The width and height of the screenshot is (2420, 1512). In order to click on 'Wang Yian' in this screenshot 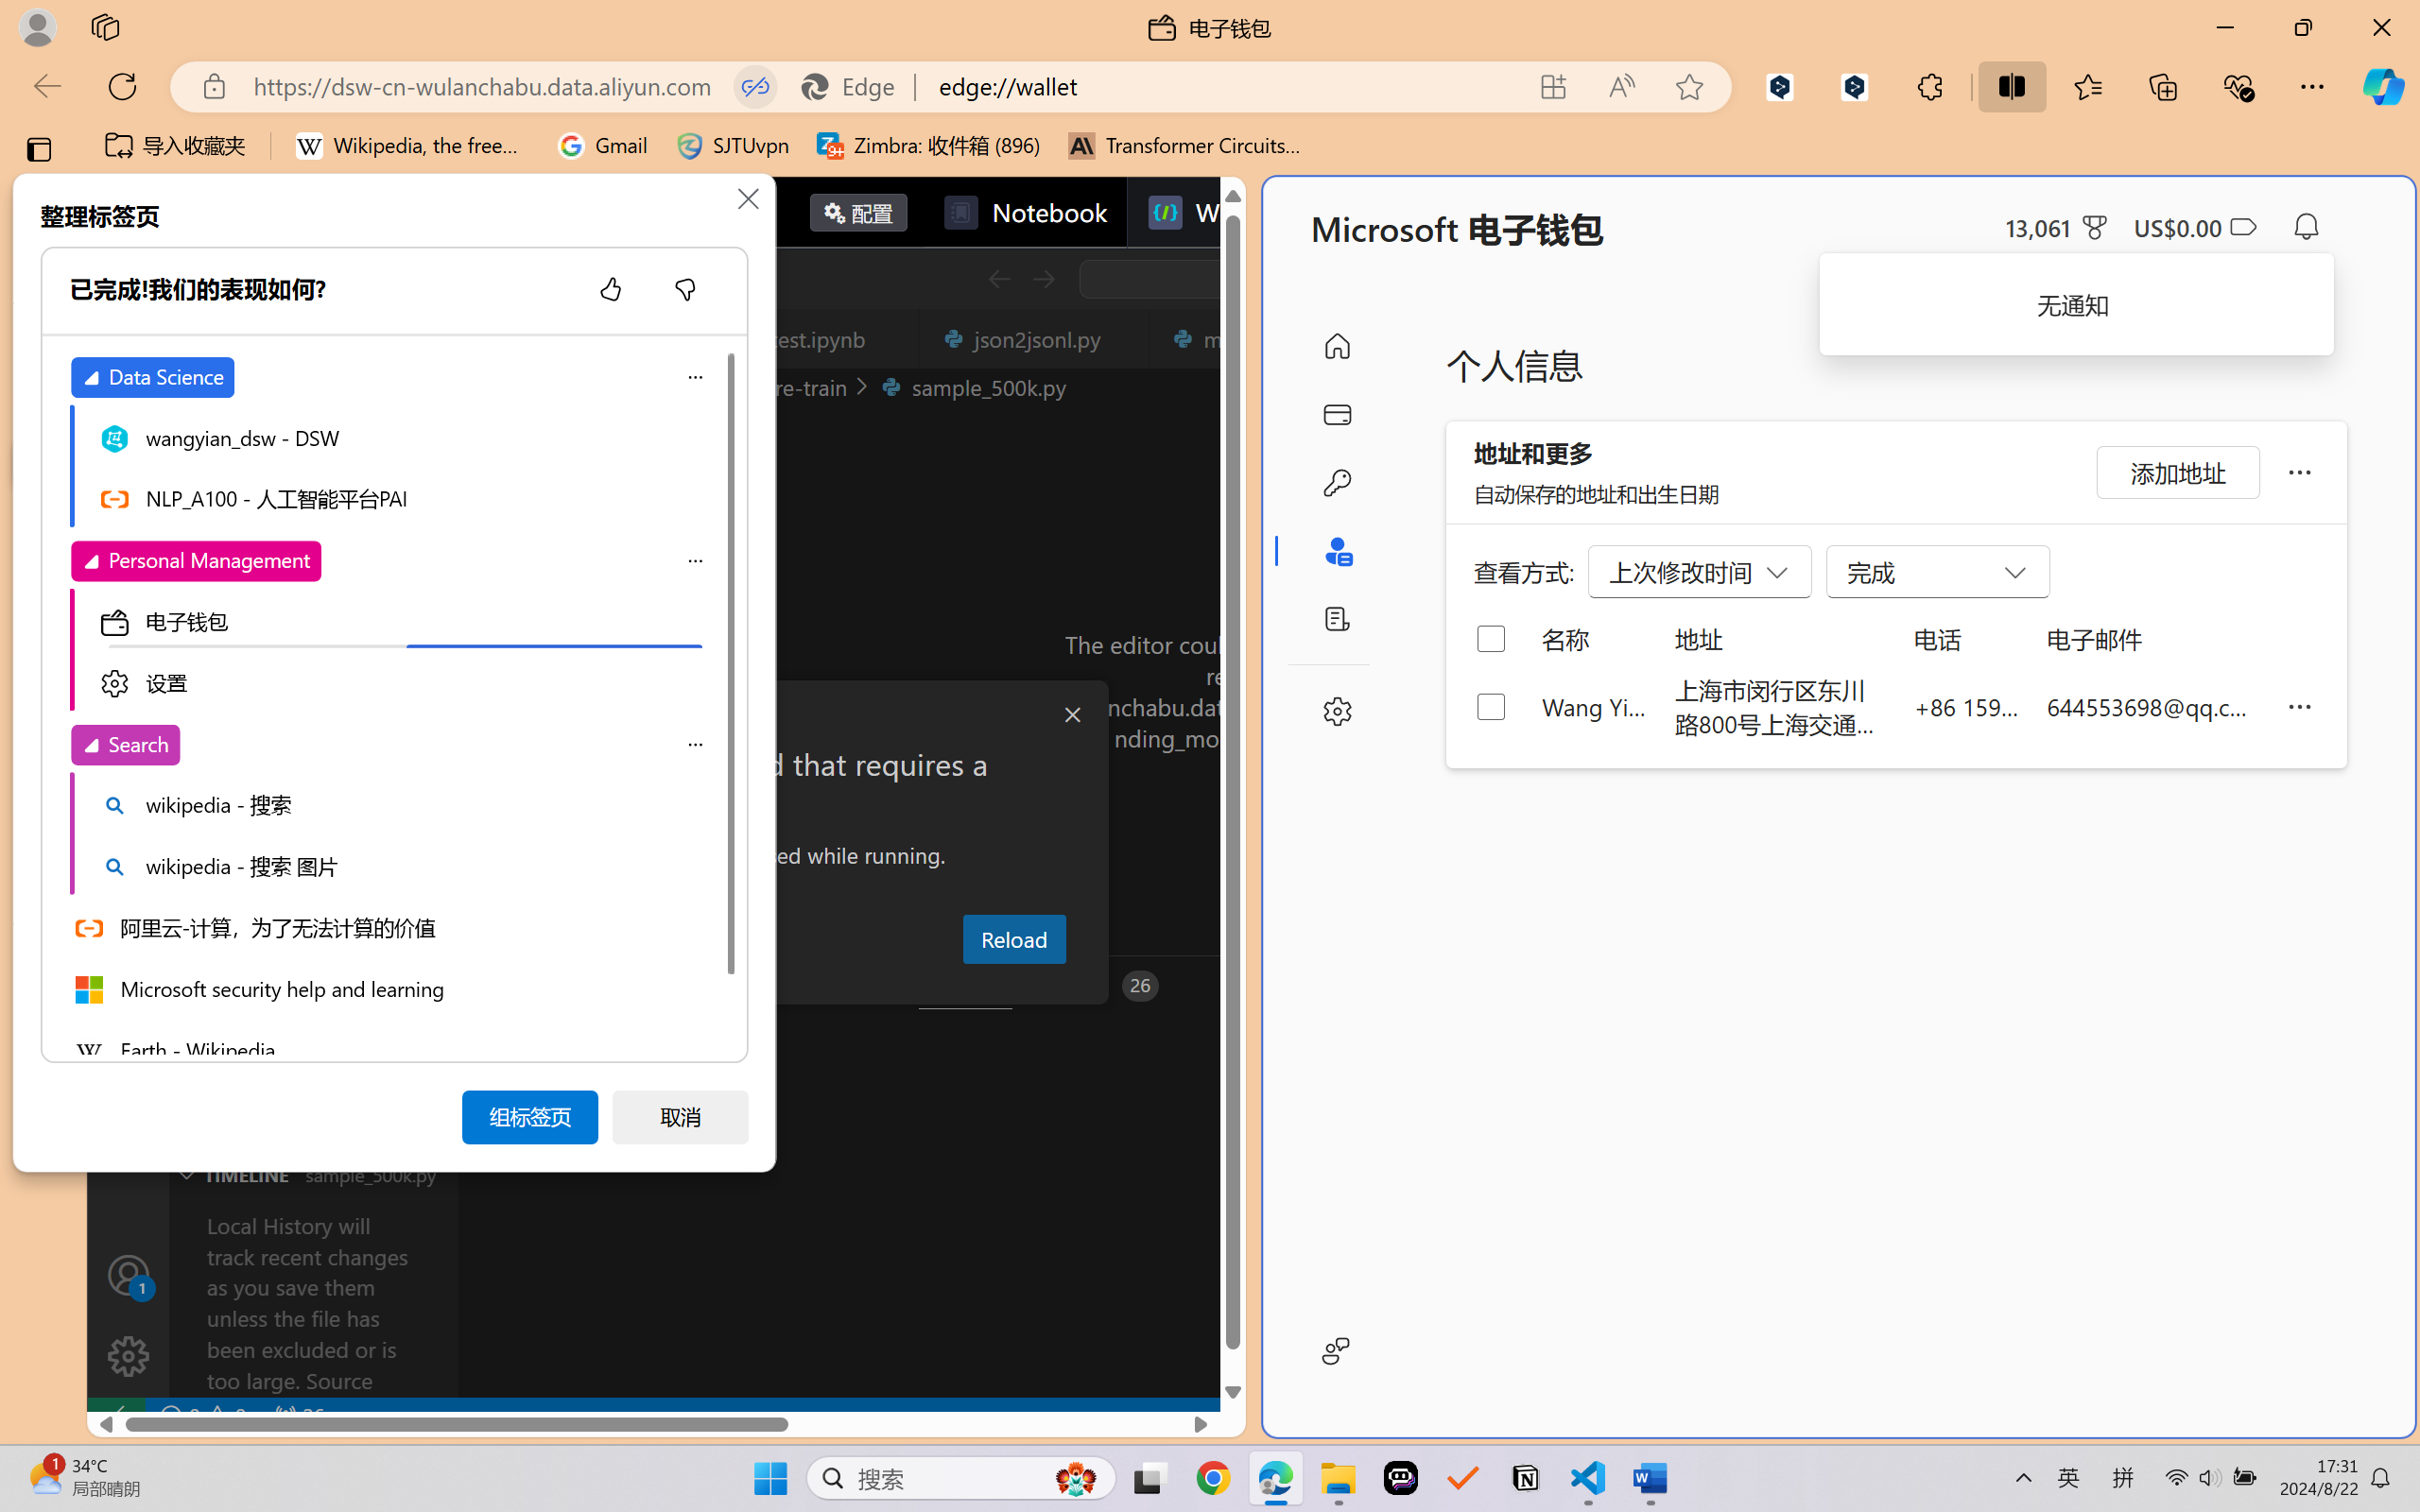, I will do `click(1592, 705)`.